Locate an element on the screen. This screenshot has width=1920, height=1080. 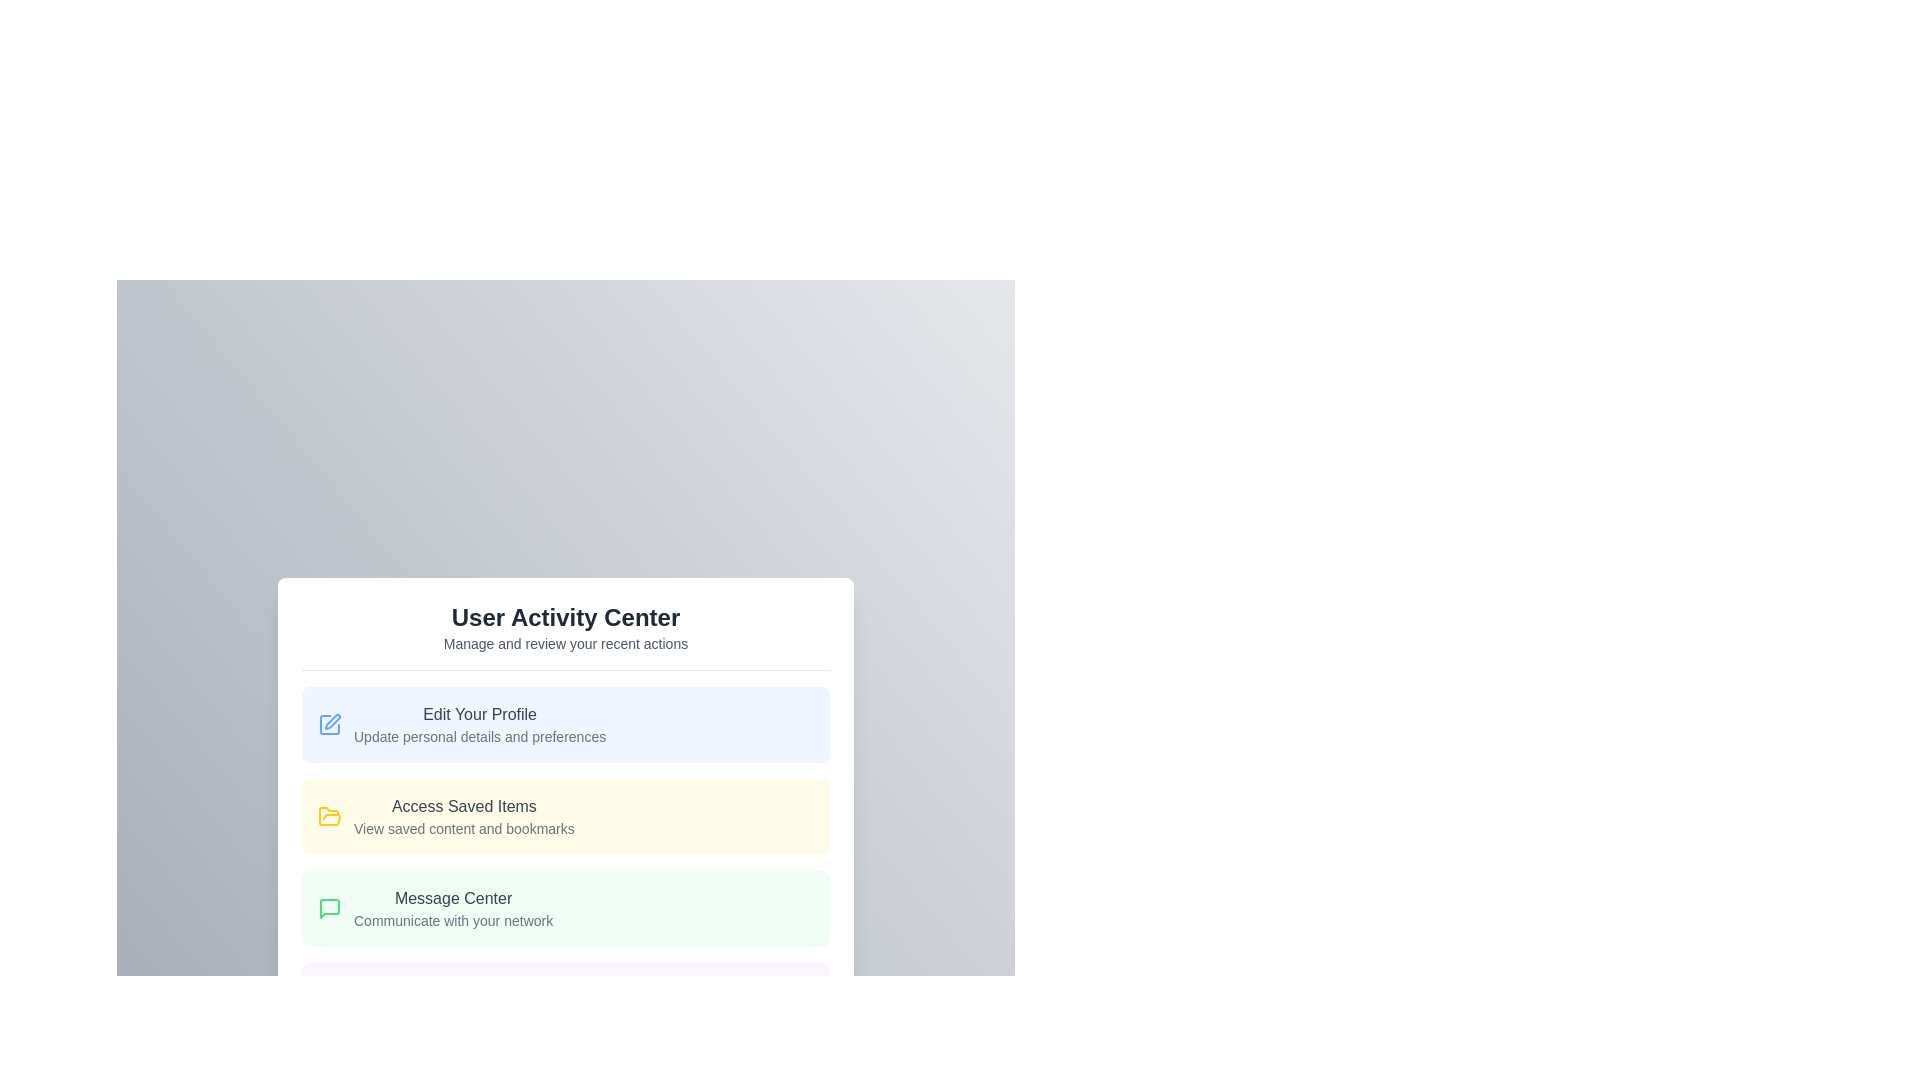
the Informational Button located beneath 'User Activity Center' is located at coordinates (565, 724).